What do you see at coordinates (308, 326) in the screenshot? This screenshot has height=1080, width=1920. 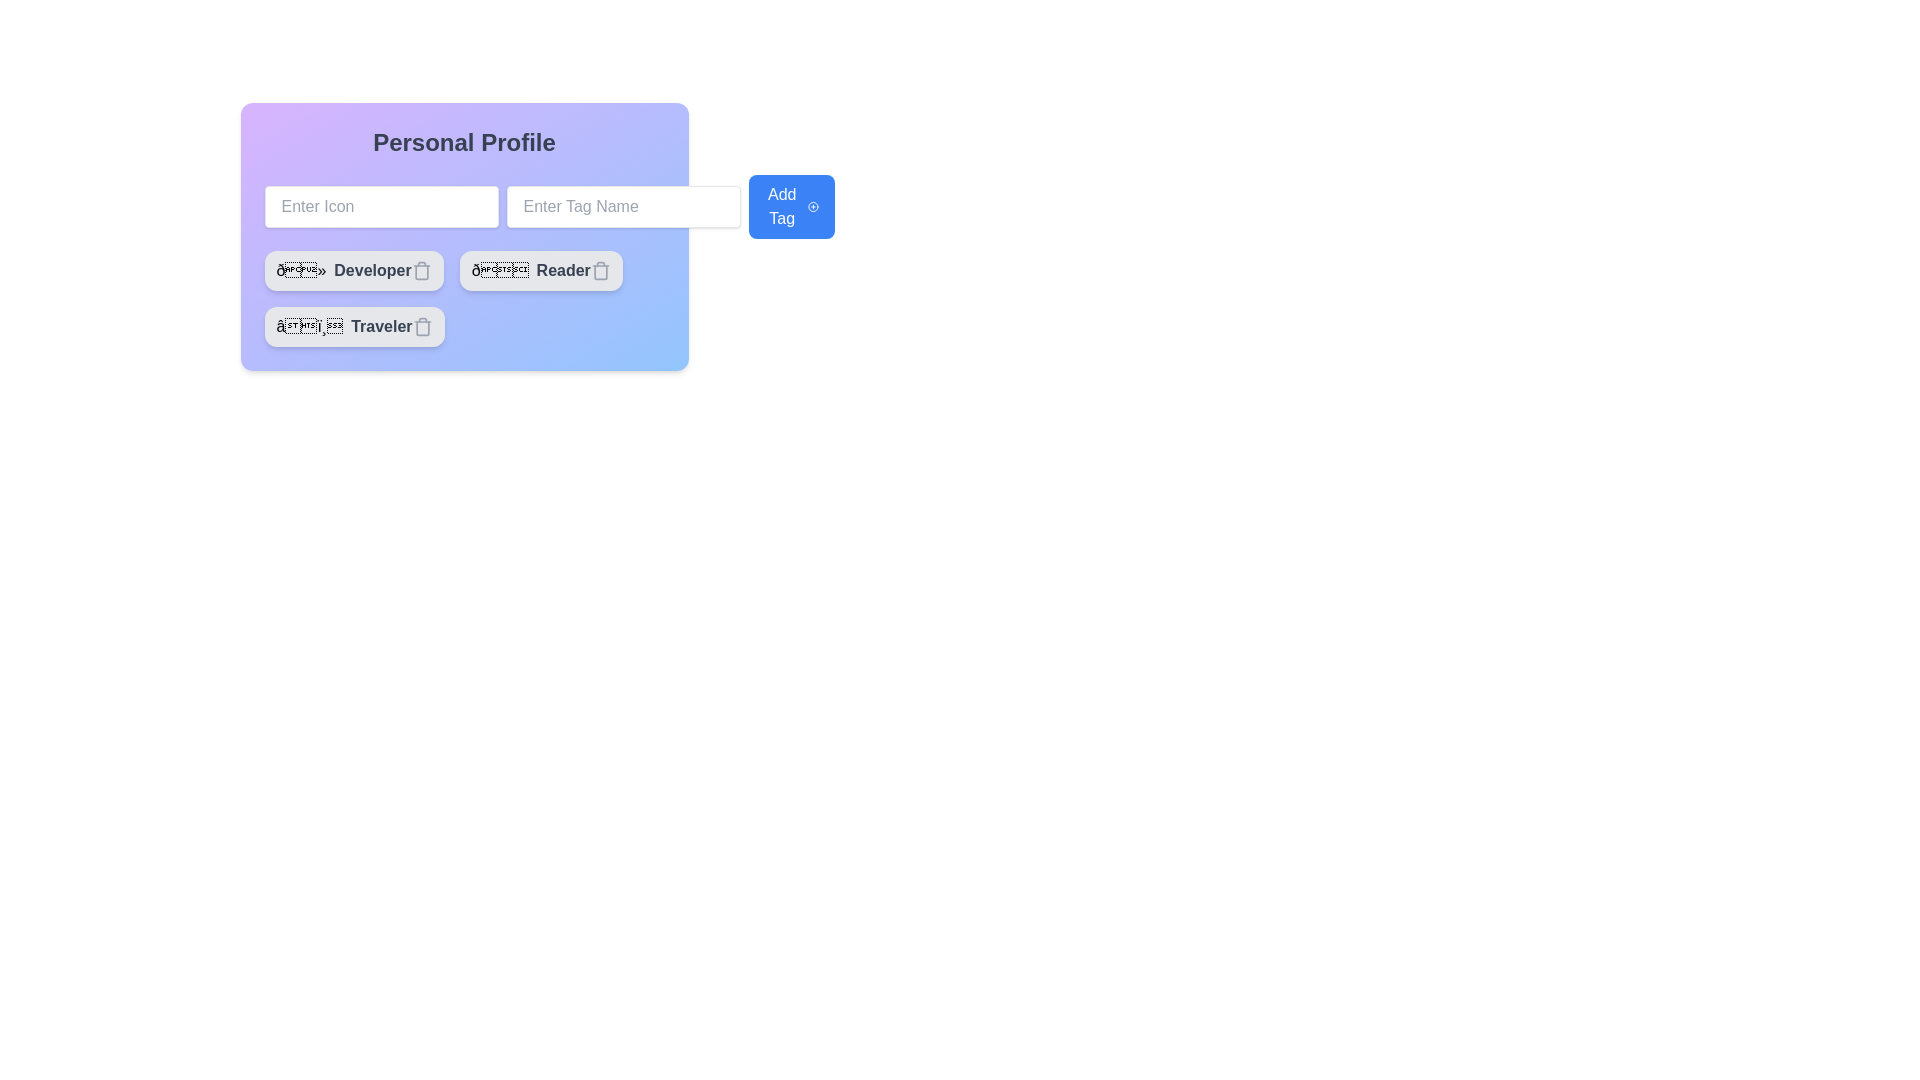 I see `the emoji-like character styled with a slight margin on the right, located at the left side of the 'Traveler' button` at bounding box center [308, 326].